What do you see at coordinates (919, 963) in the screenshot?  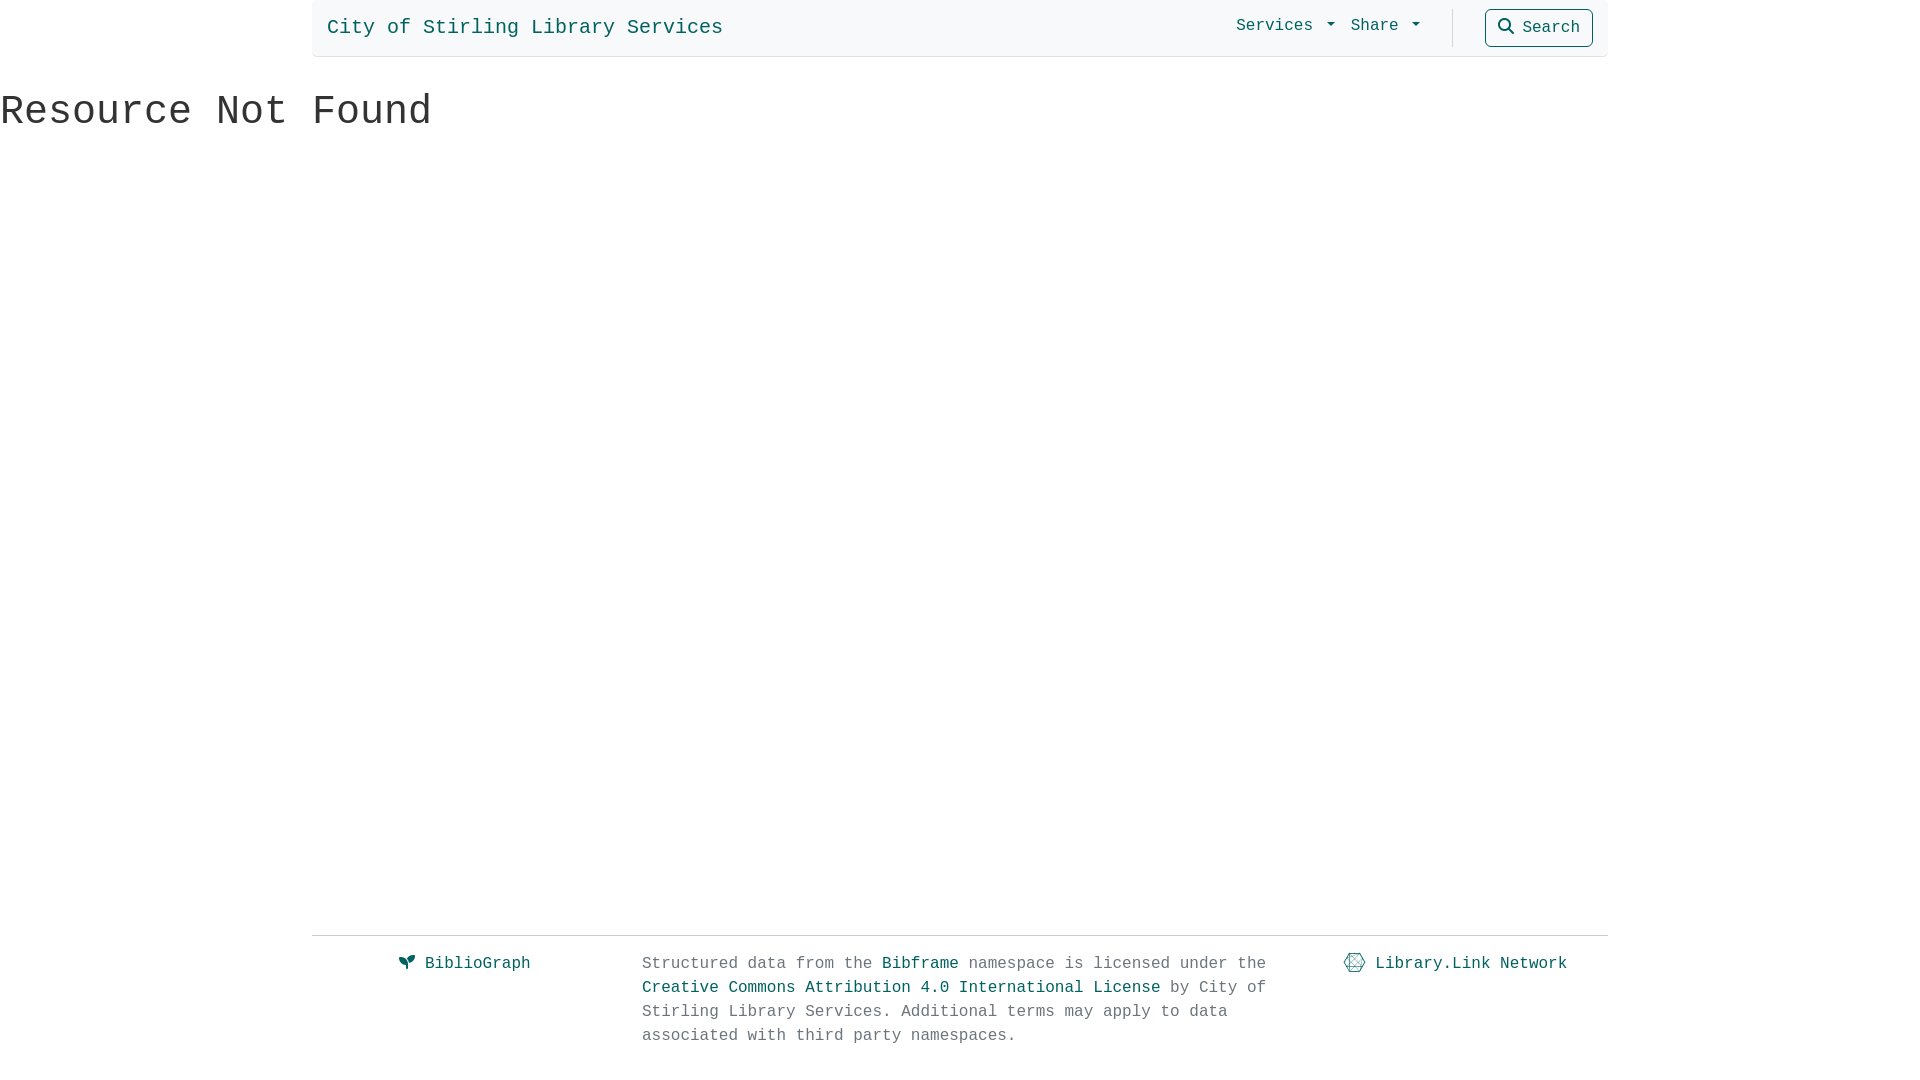 I see `'Bibframe'` at bounding box center [919, 963].